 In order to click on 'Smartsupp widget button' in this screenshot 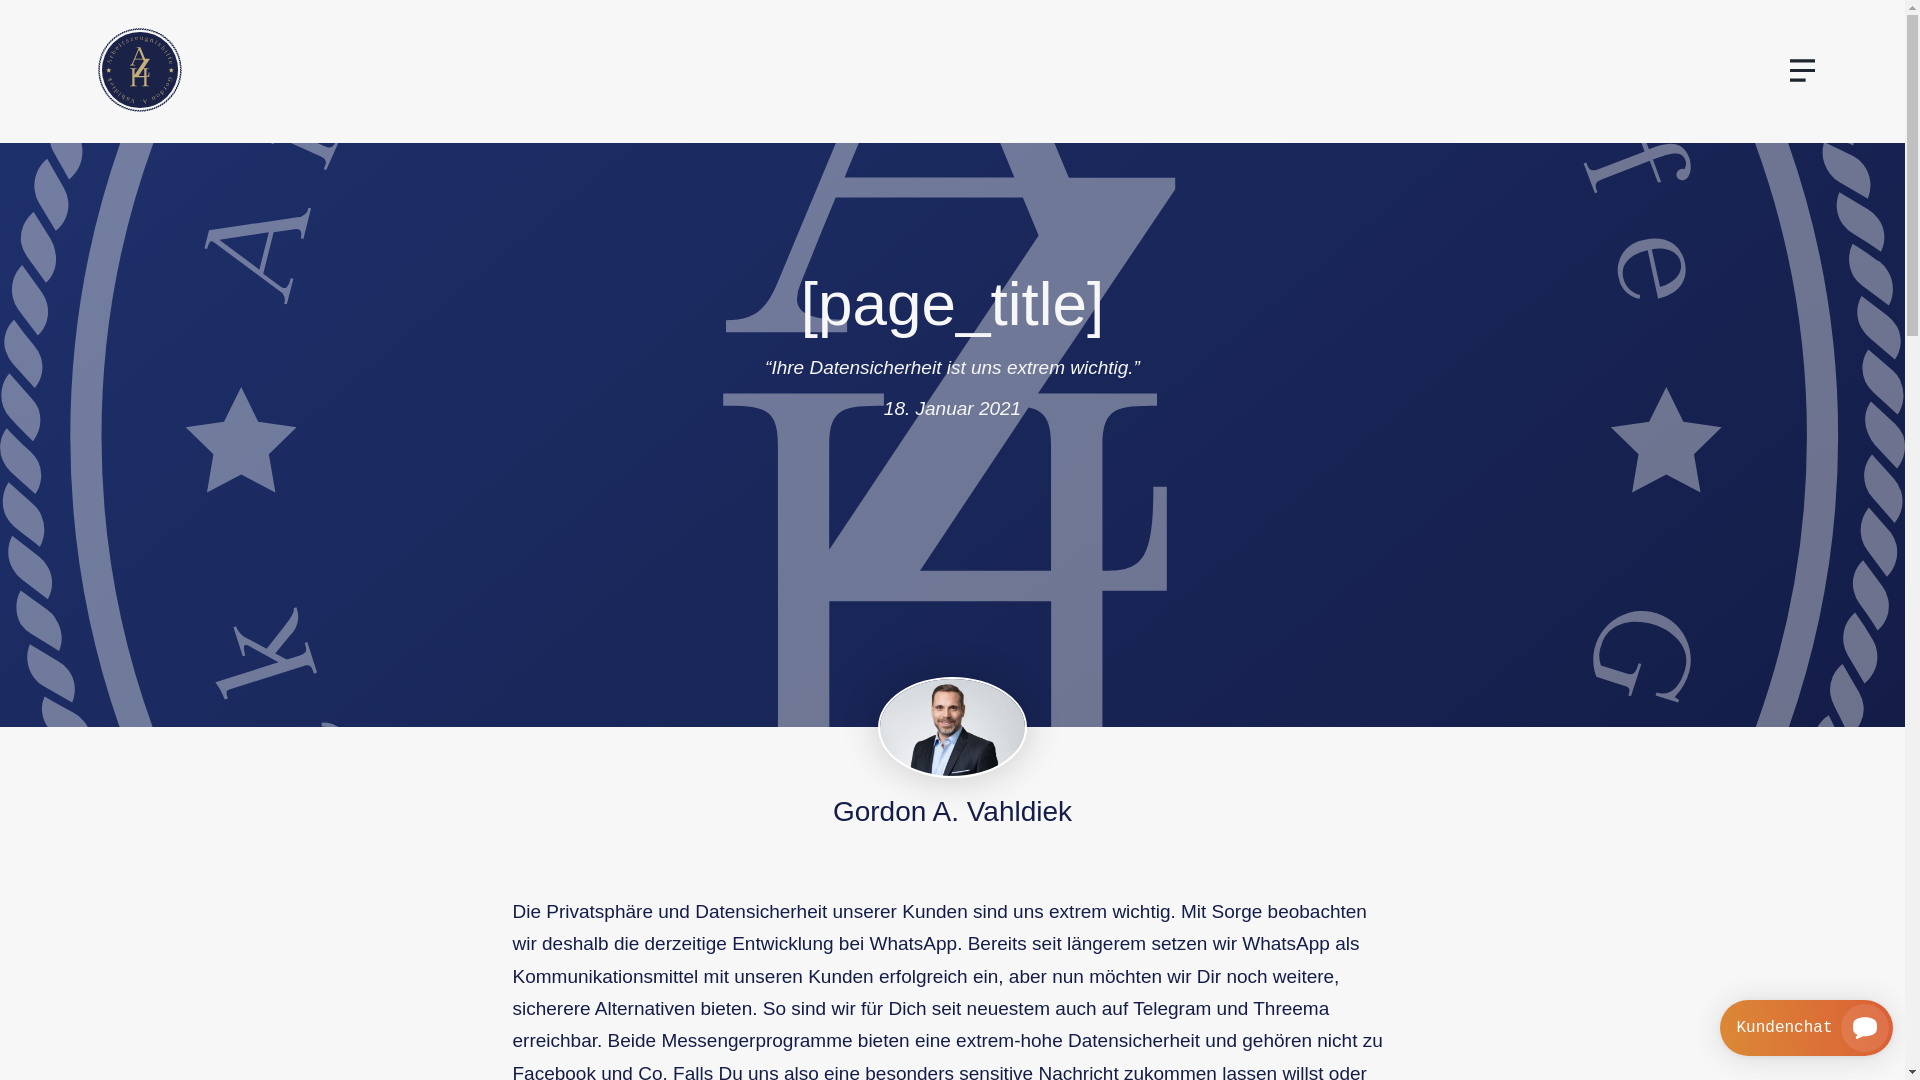, I will do `click(1806, 1028)`.